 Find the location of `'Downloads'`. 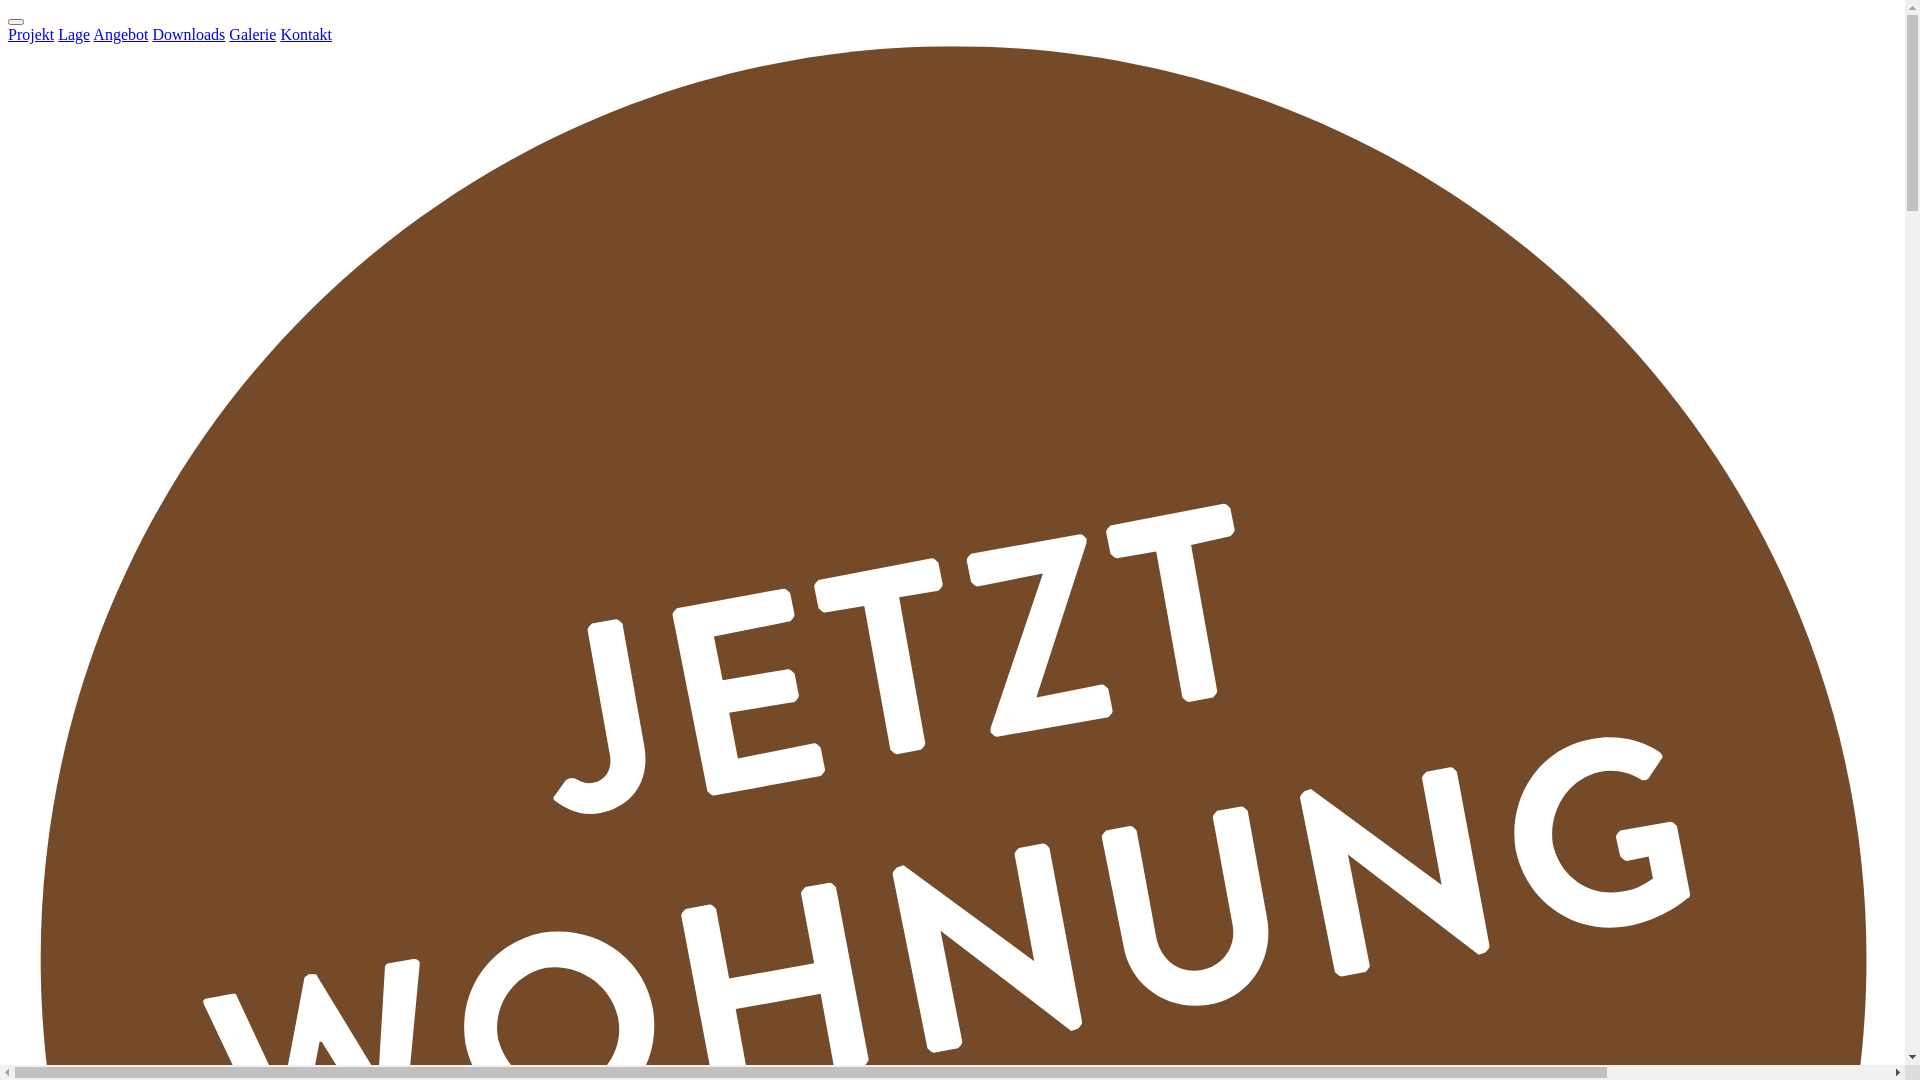

'Downloads' is located at coordinates (151, 34).